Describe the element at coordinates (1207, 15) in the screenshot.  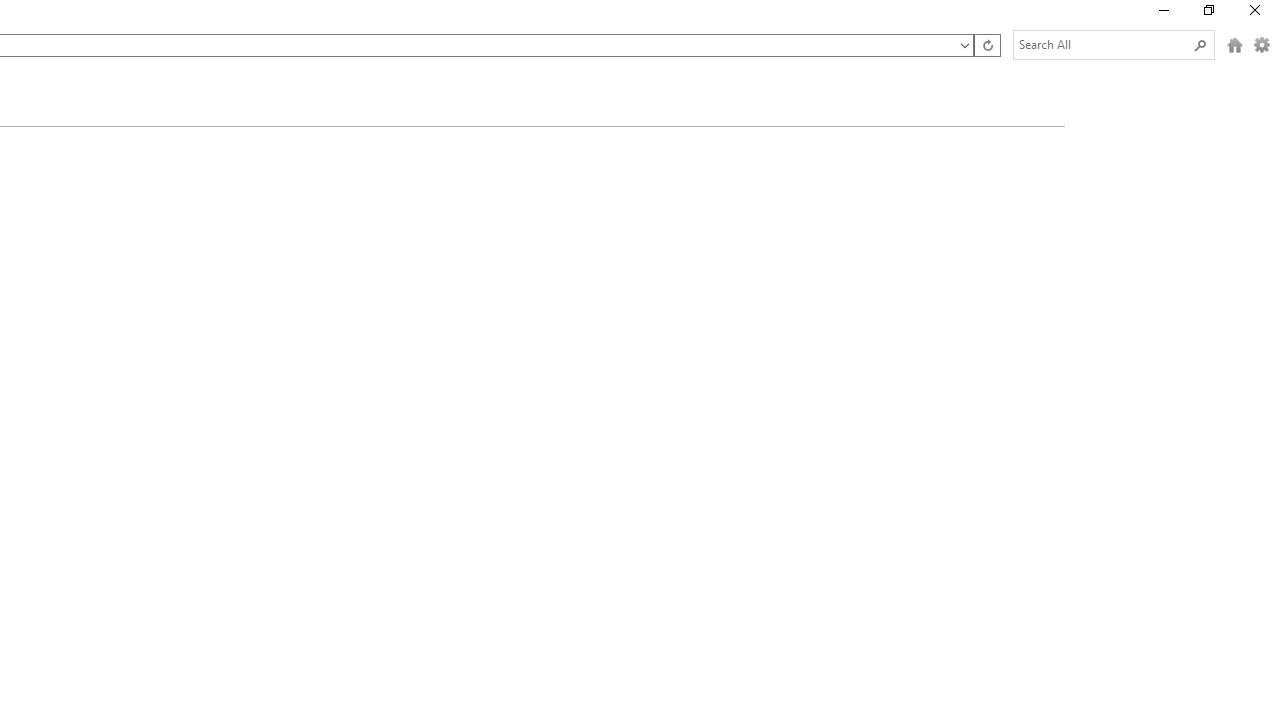
I see `'Restore'` at that location.